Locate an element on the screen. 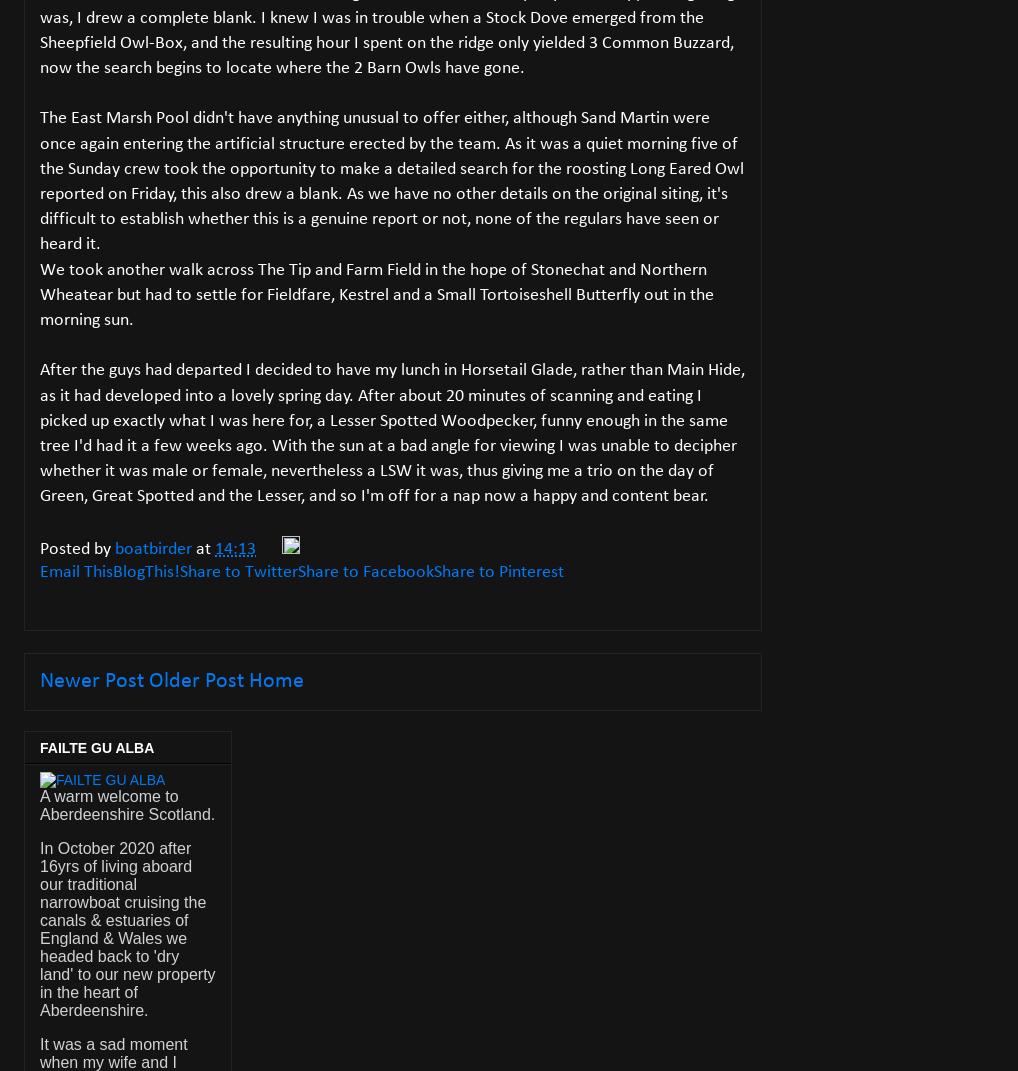  'After the guys had departed I decided to have my lunch in Horsetail Glade, rather than Main Hide, as it had developed into a lovely spring day. After about 20 minutes of scanning and eating I picked up exactly what I was here for, a Lesser Spotted Woodpecker, funny enough in the same tree I'd had it a few weeks ago. With the sun at a bad angle for viewing I was unable to decipher whether it was male or female, nevertheless a LSW it was, thus giving me a trio on the day of Green, Great Spotted and the Lesser, and so I'm off for a nap now a happy and content bear.' is located at coordinates (39, 433).